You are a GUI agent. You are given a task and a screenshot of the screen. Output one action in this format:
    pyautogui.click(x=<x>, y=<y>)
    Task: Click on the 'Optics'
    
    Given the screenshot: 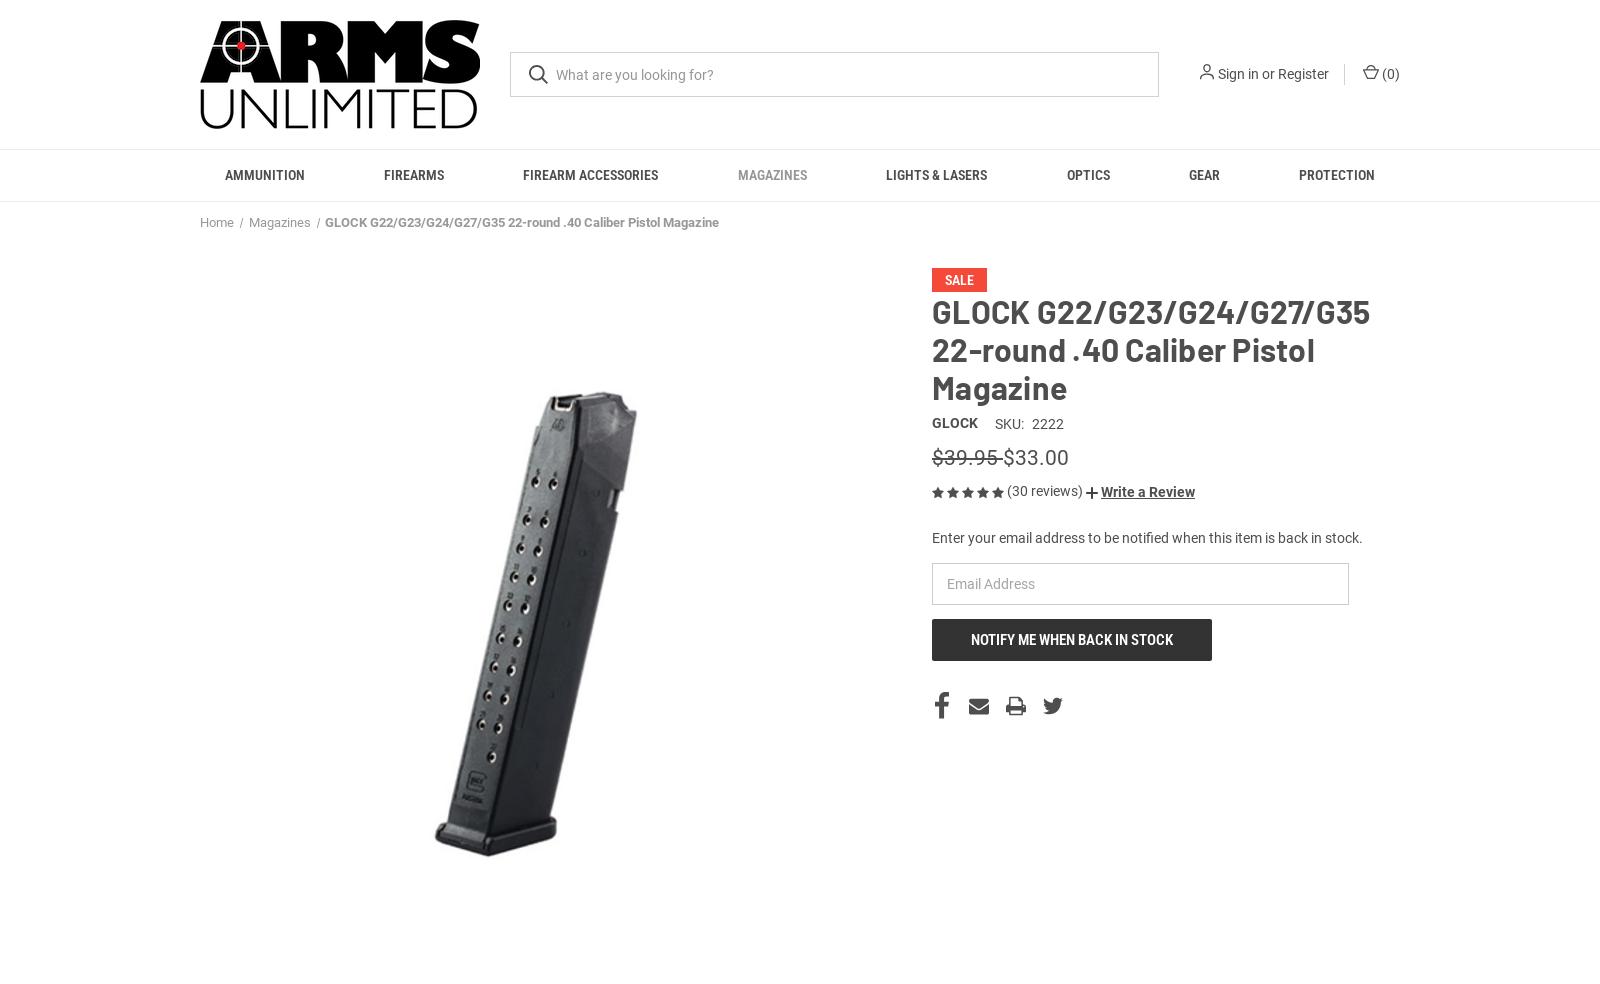 What is the action you would take?
    pyautogui.click(x=1087, y=174)
    